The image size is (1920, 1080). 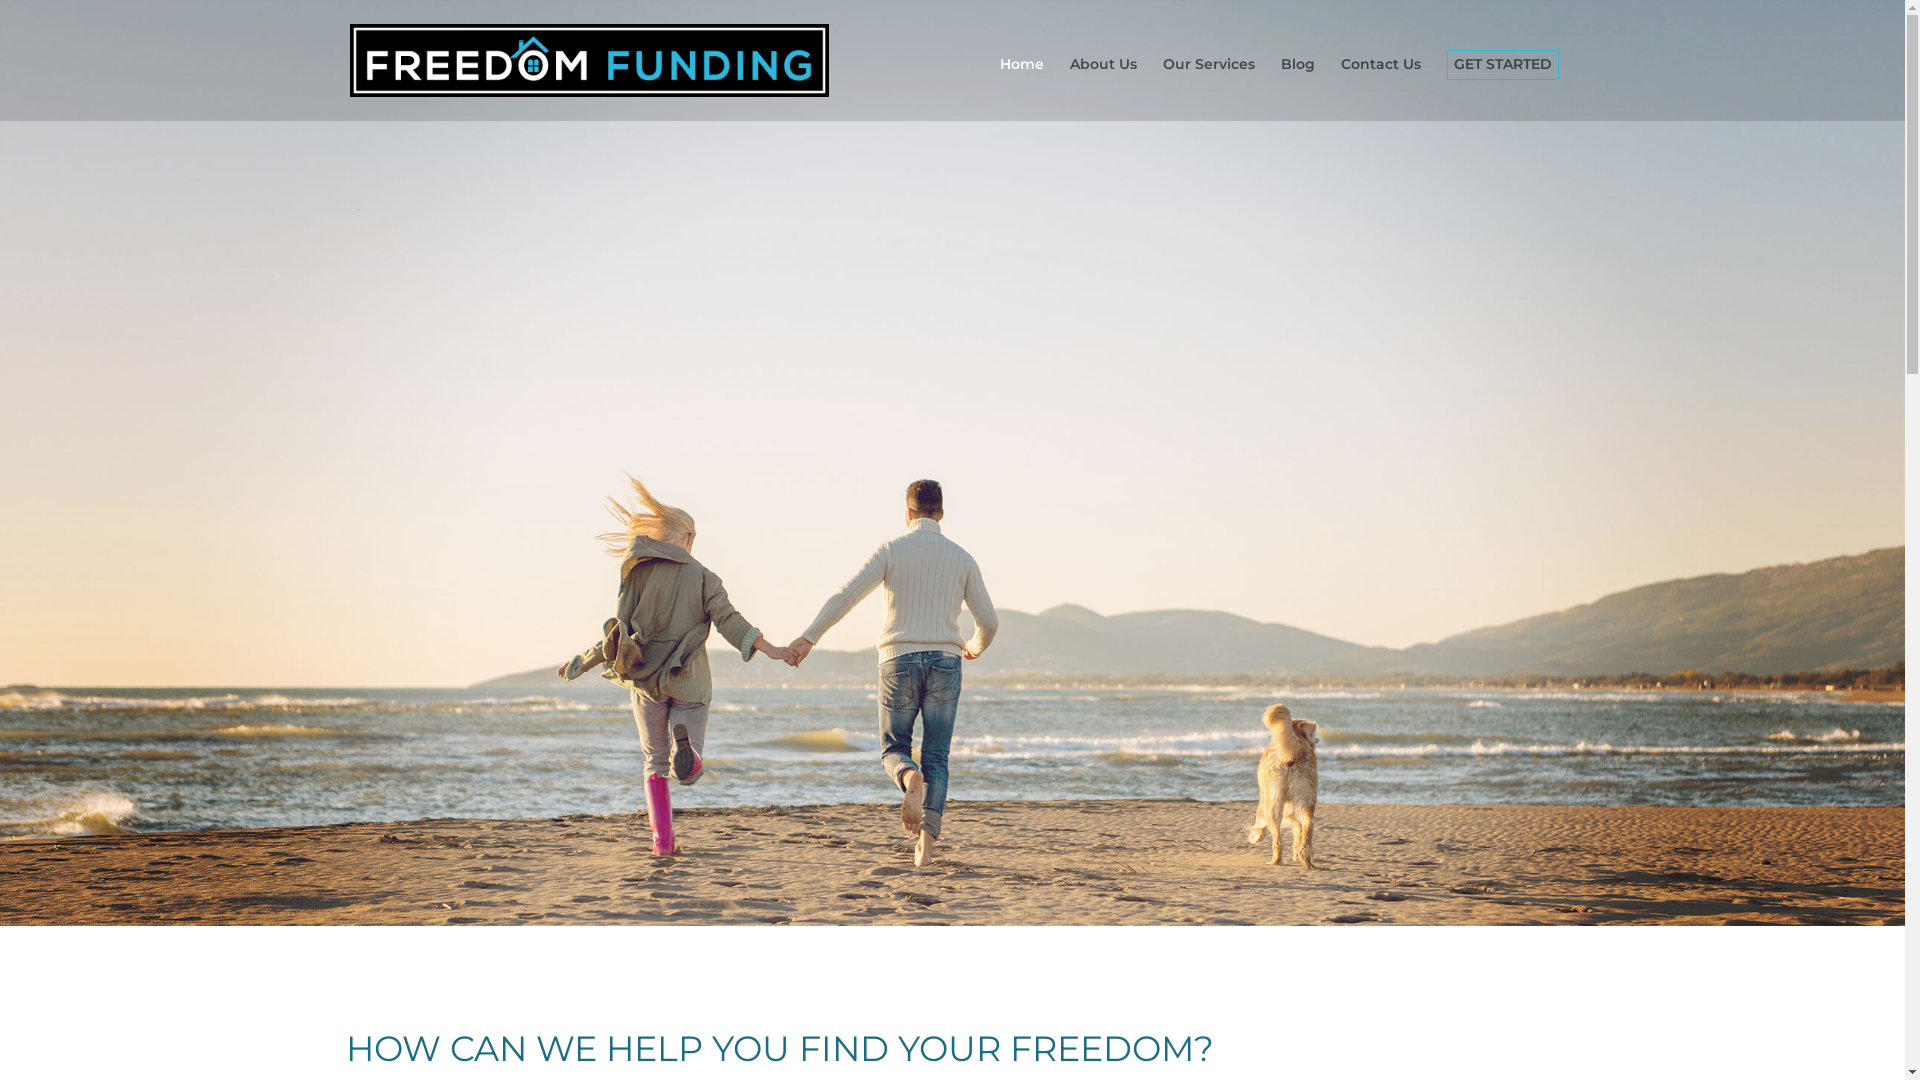 What do you see at coordinates (1297, 87) in the screenshot?
I see `'Blog'` at bounding box center [1297, 87].